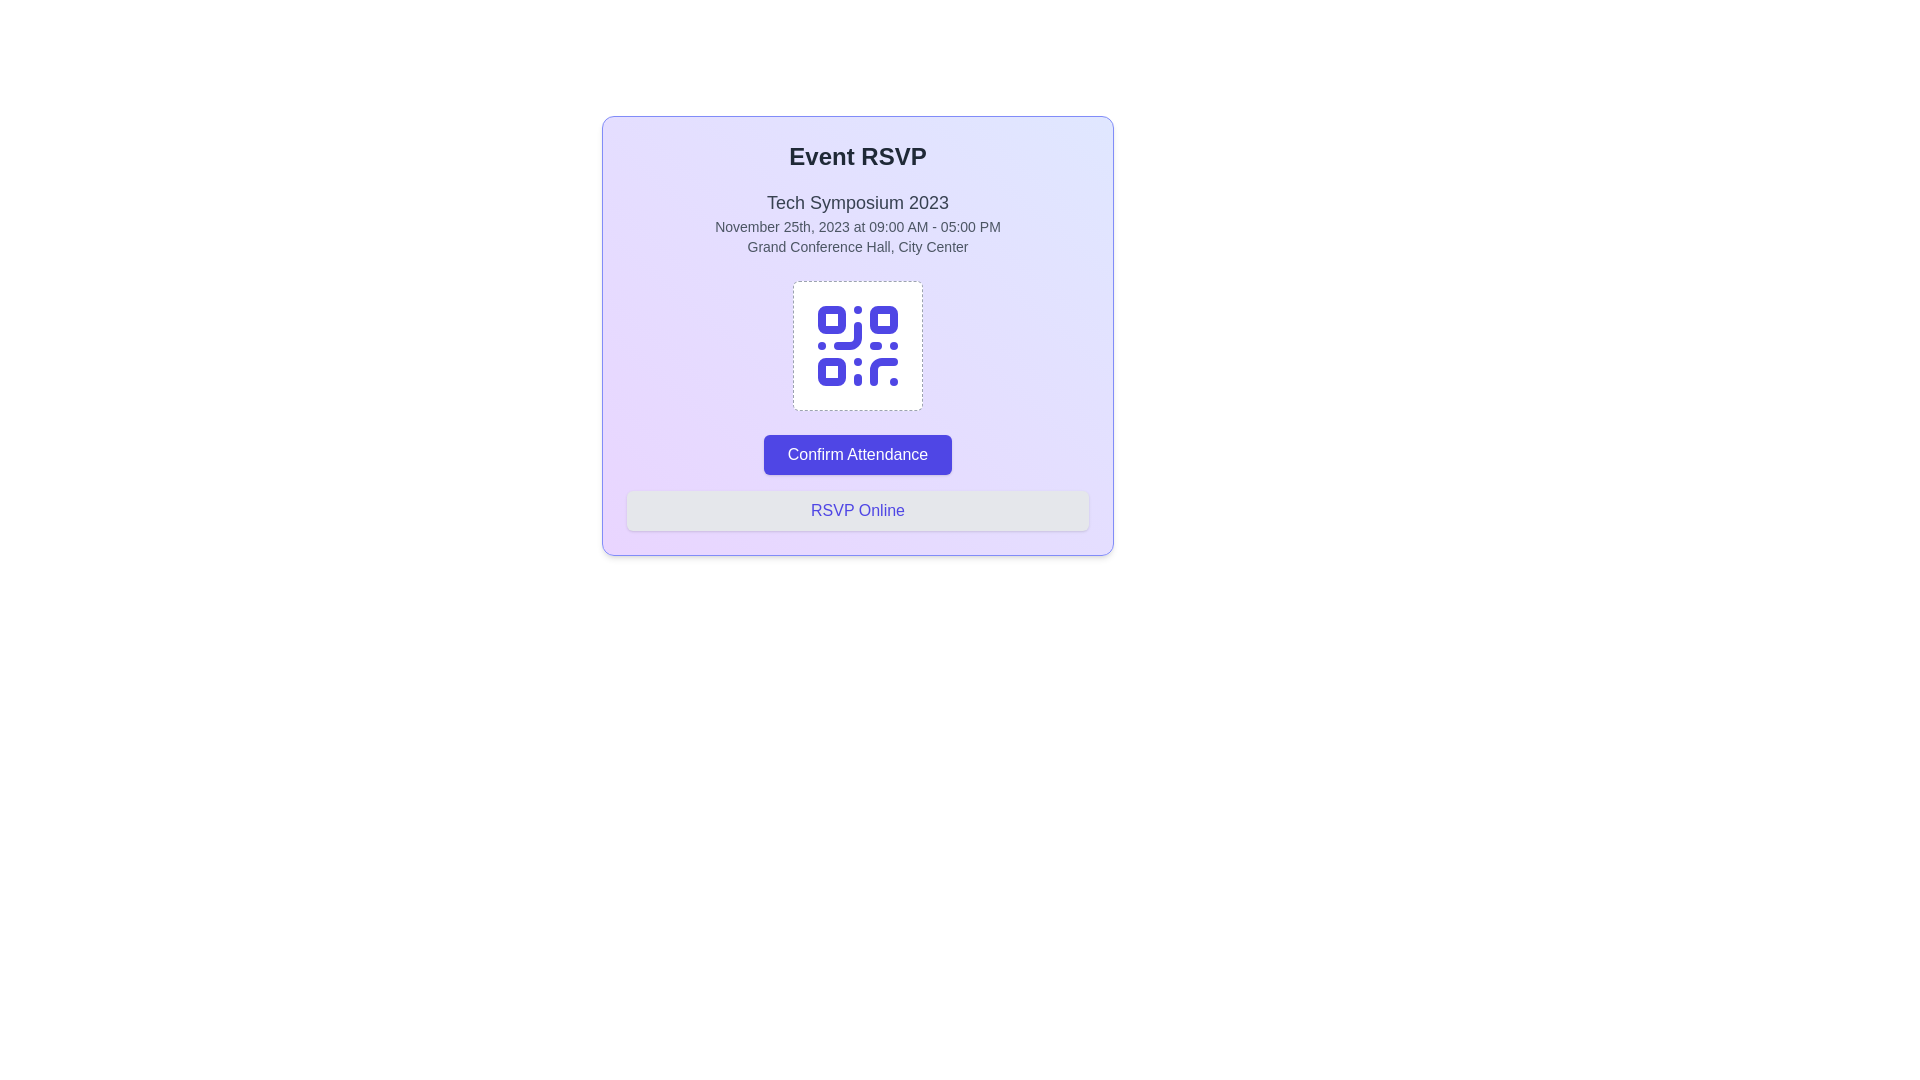 The width and height of the screenshot is (1920, 1080). Describe the element at coordinates (858, 156) in the screenshot. I see `the 'Event RSVP' static text header, which is prominently displayed at the top of the card component with a bold font on a light gradient background` at that location.